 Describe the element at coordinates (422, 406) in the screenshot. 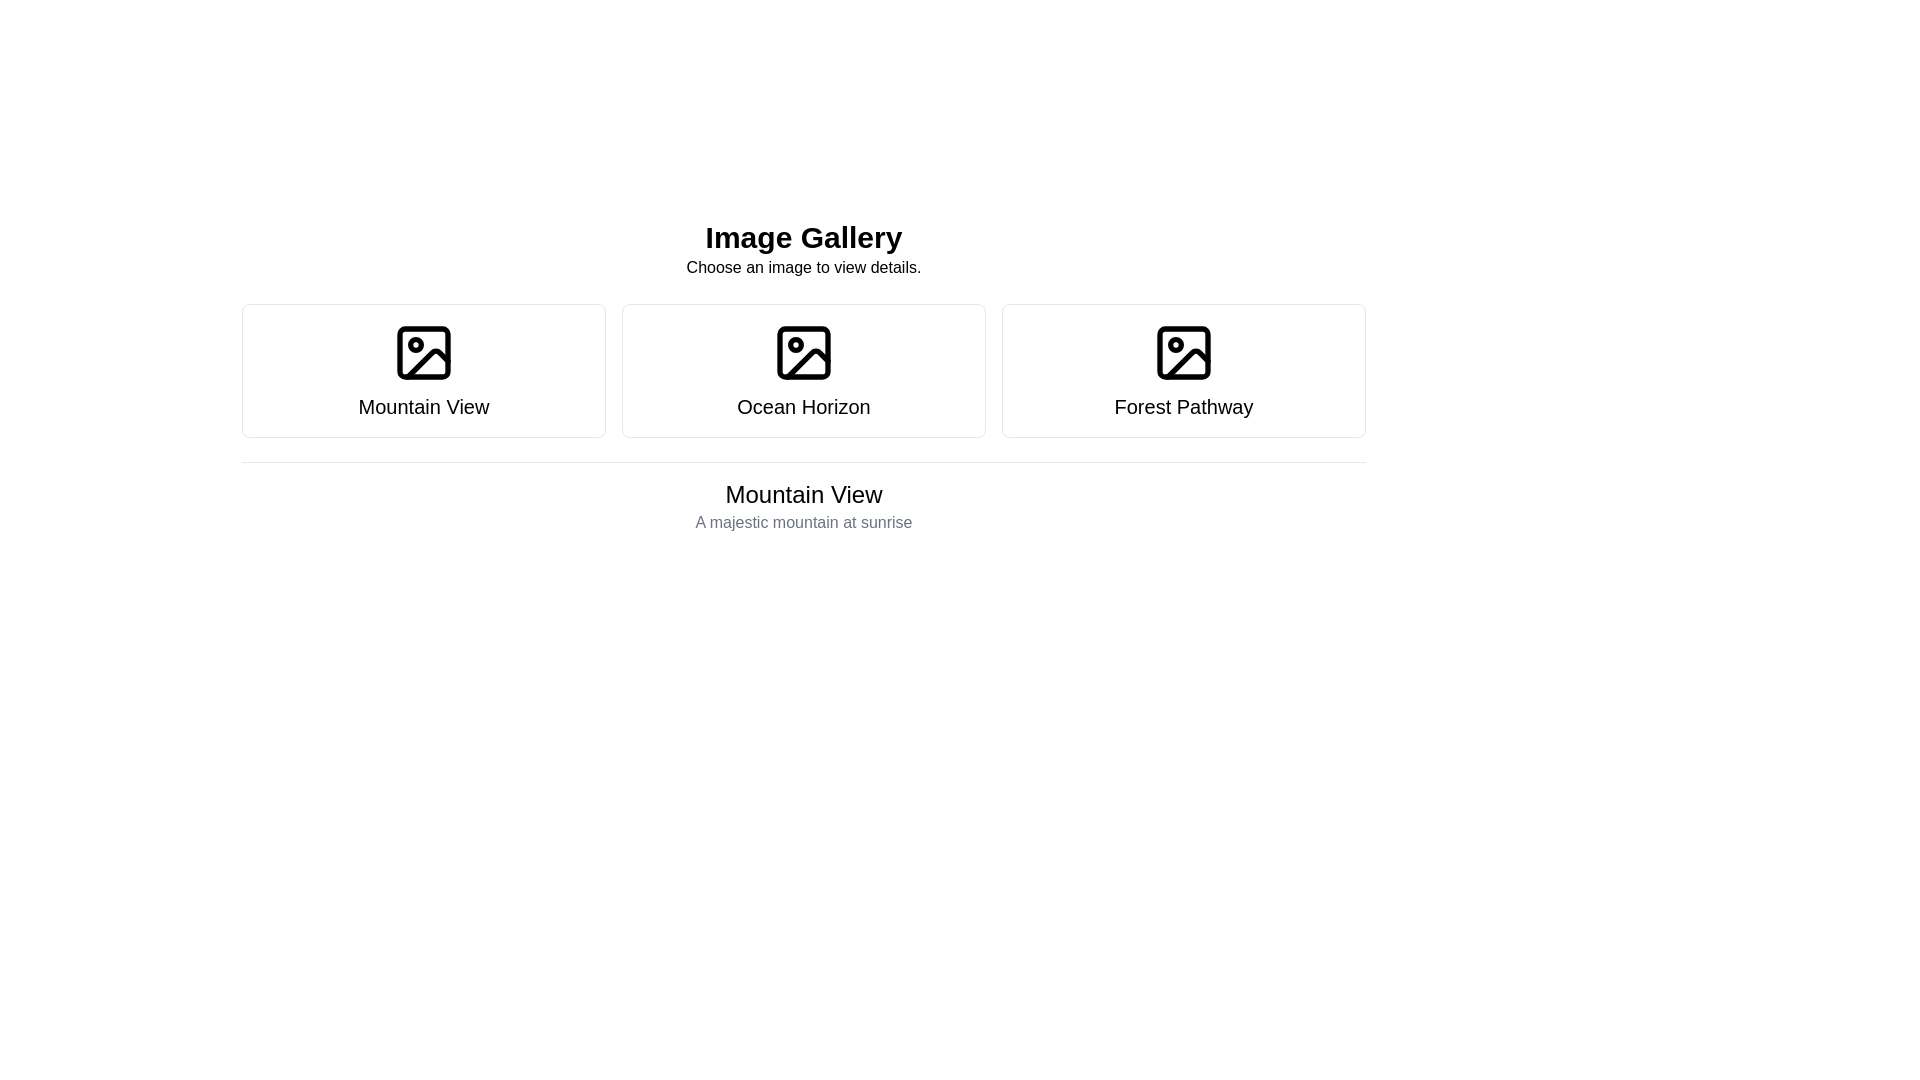

I see `text label 'Mountain View' located beneath the mountain image icon, centered on the first card in the image gallery interface` at that location.